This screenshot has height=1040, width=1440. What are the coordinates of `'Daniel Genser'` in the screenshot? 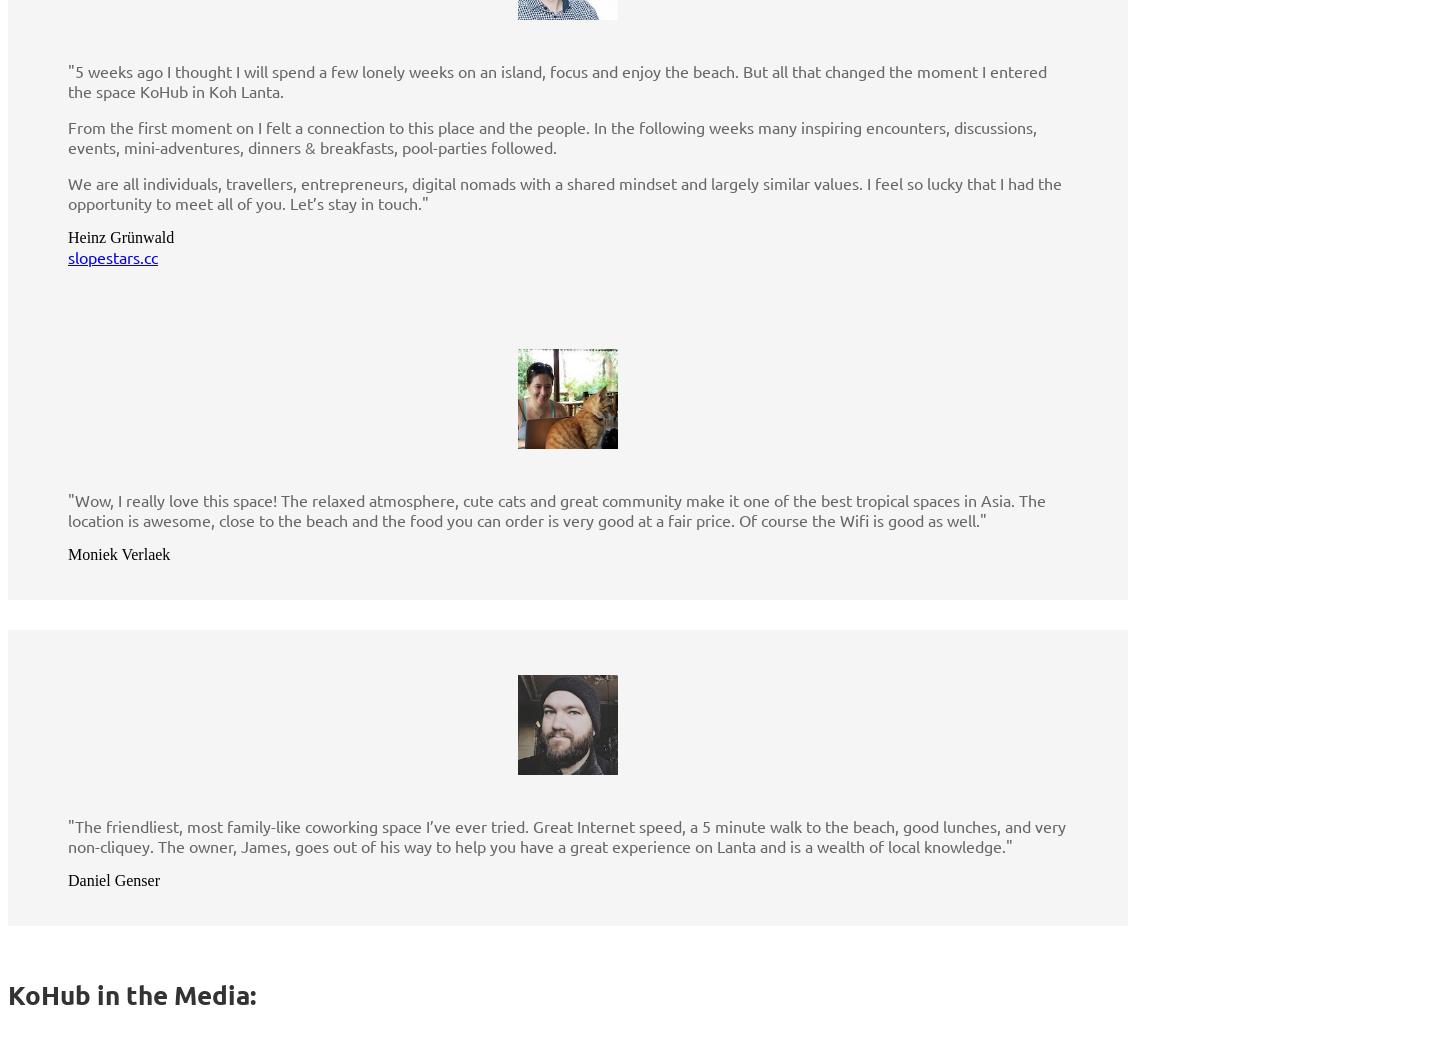 It's located at (113, 879).